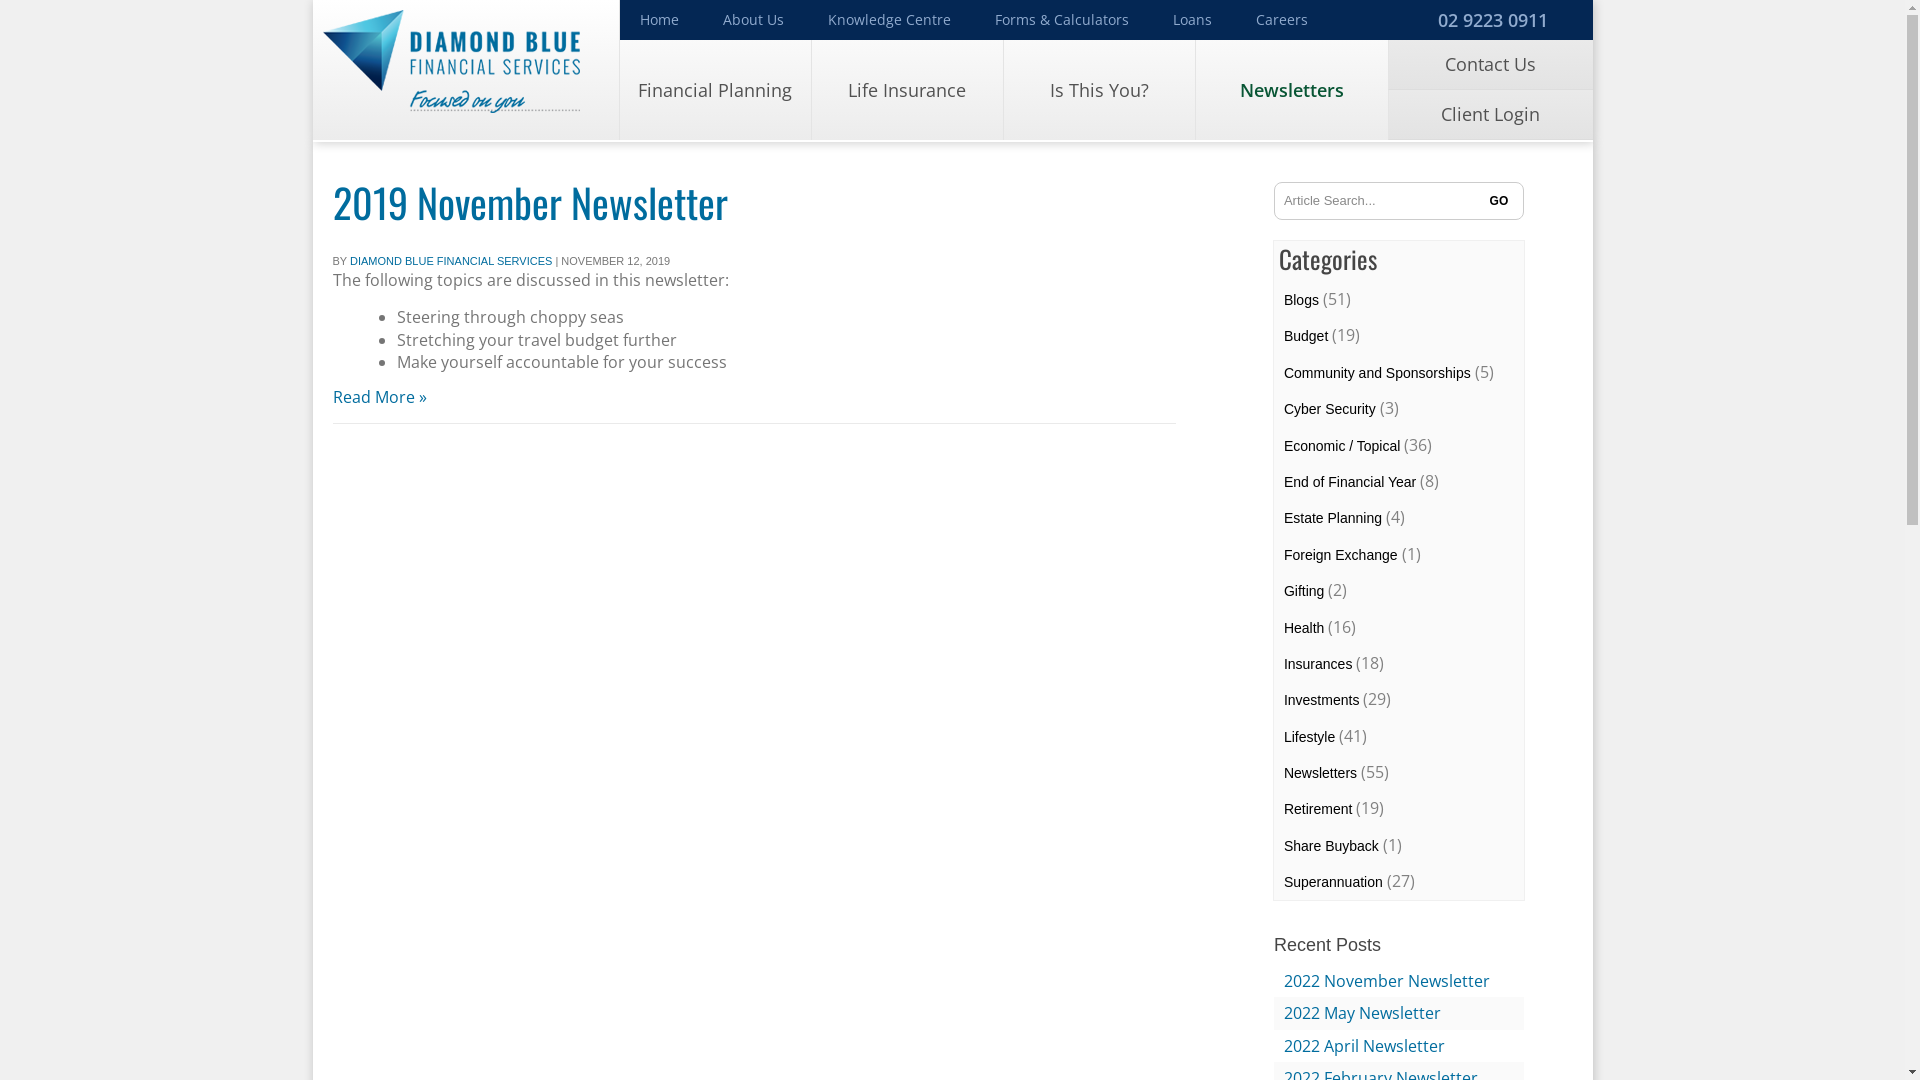  I want to click on 'Community and Sponsorships', so click(1283, 373).